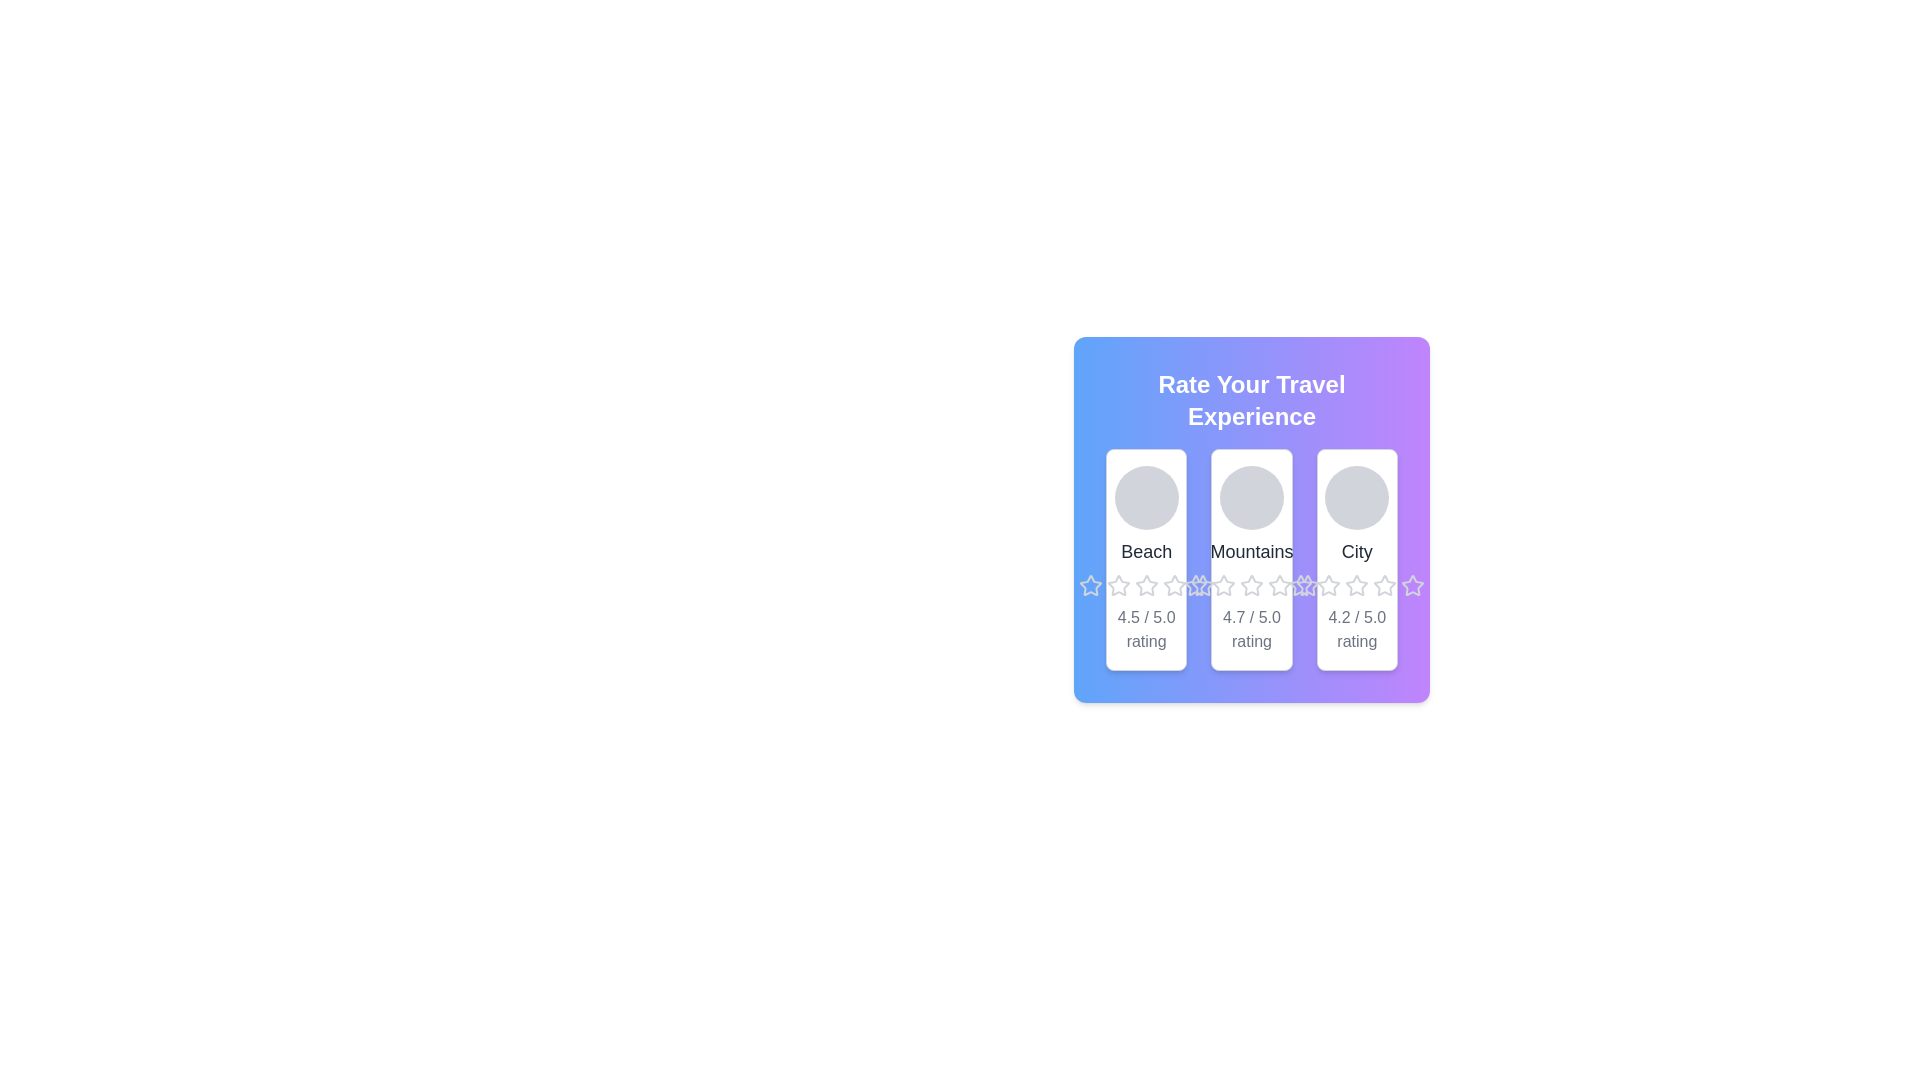 The width and height of the screenshot is (1920, 1080). Describe the element at coordinates (1223, 585) in the screenshot. I see `the third star icon in the rating row under the 'Mountains' section to indicate a rating of three stars out of five` at that location.